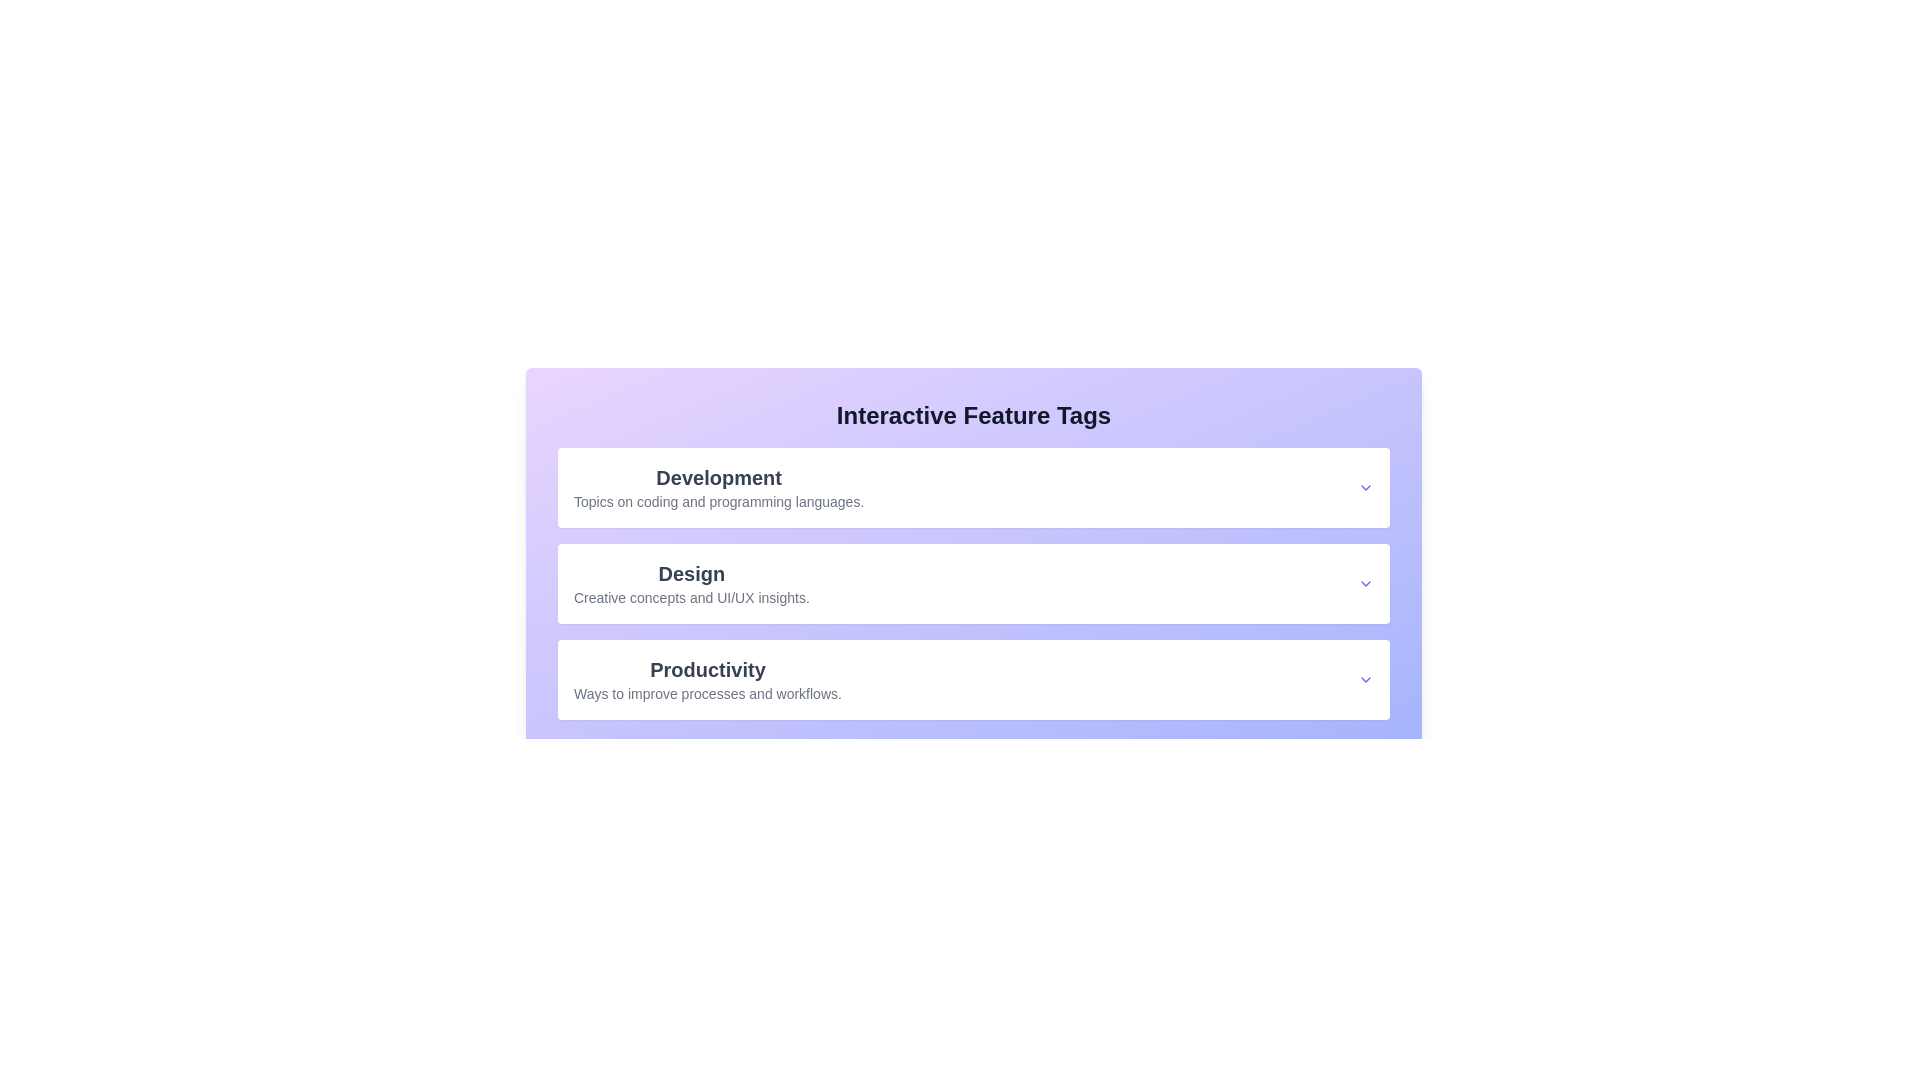 This screenshot has width=1920, height=1080. I want to click on the indigo downward-pointing chevron icon button located at the far right of the 'Productivity' section, so click(1365, 678).